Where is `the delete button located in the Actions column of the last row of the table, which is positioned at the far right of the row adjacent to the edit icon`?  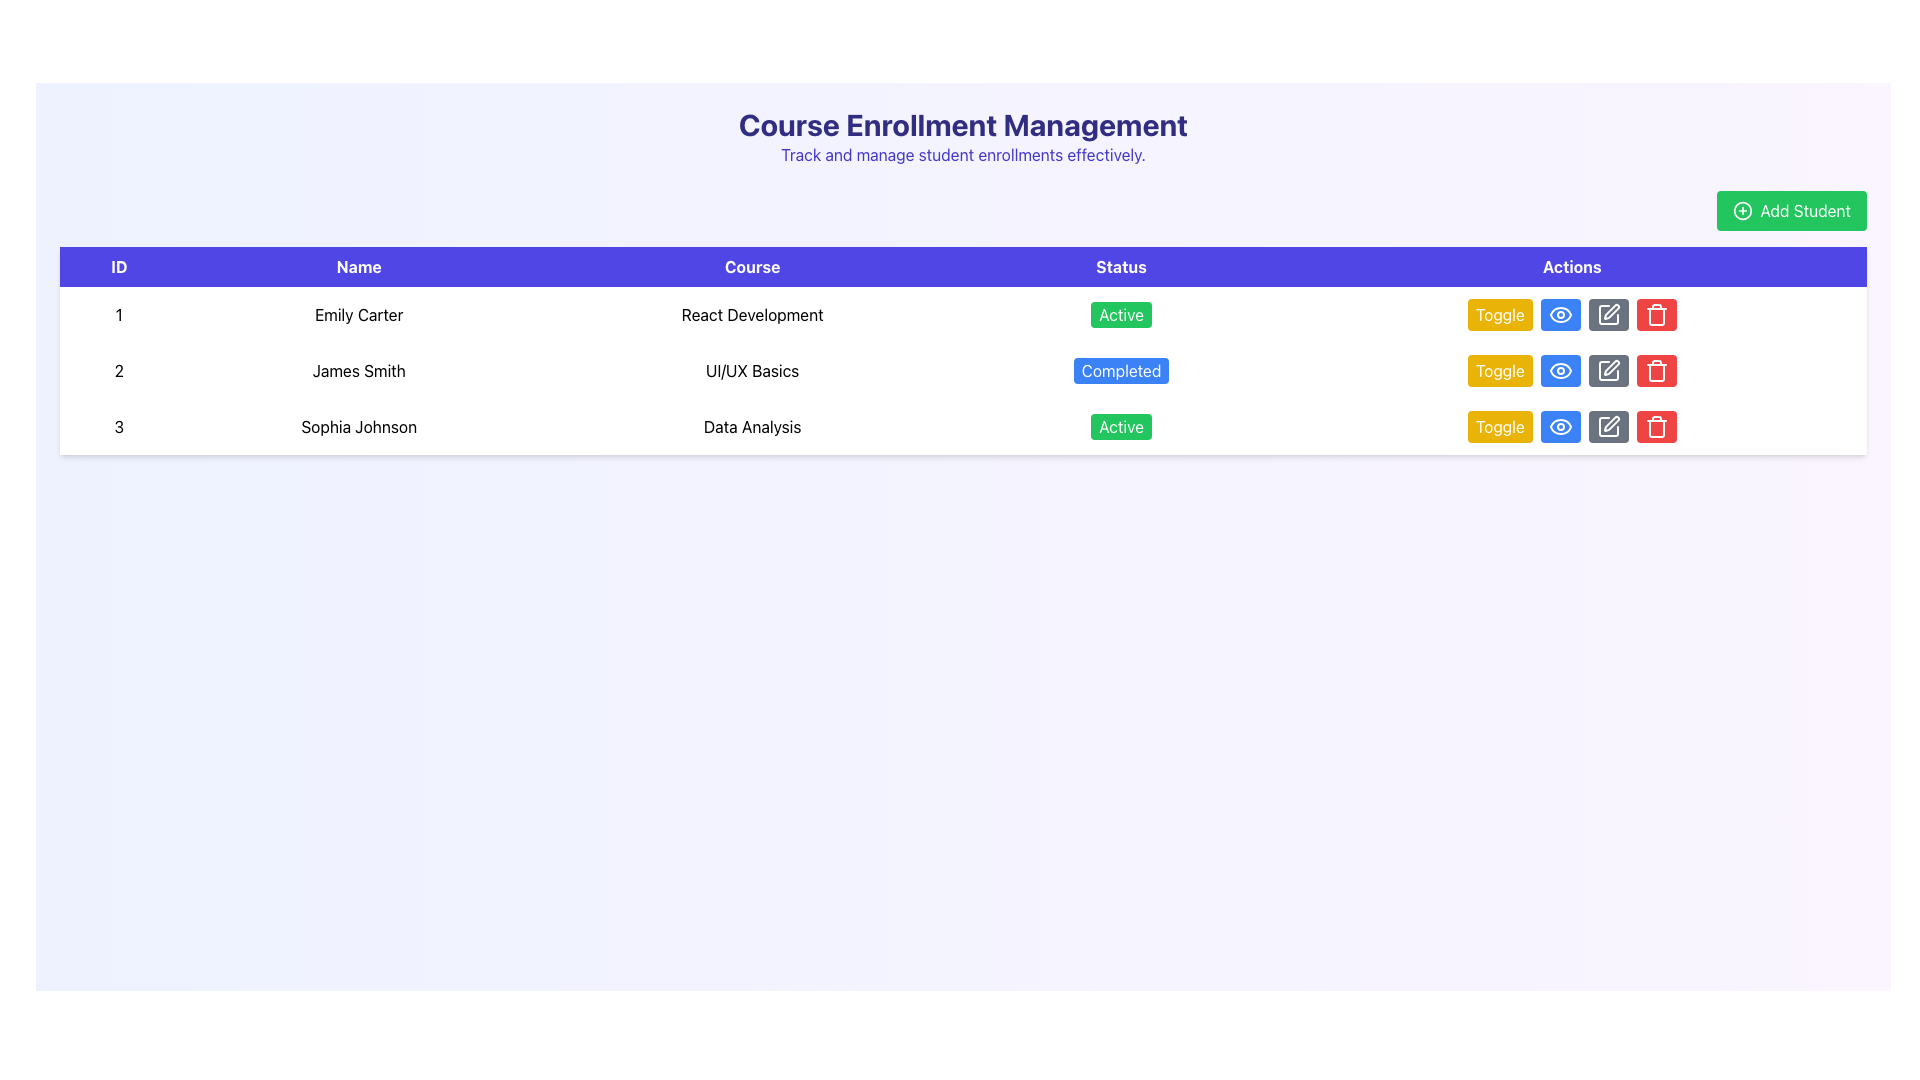 the delete button located in the Actions column of the last row of the table, which is positioned at the far right of the row adjacent to the edit icon is located at coordinates (1656, 426).